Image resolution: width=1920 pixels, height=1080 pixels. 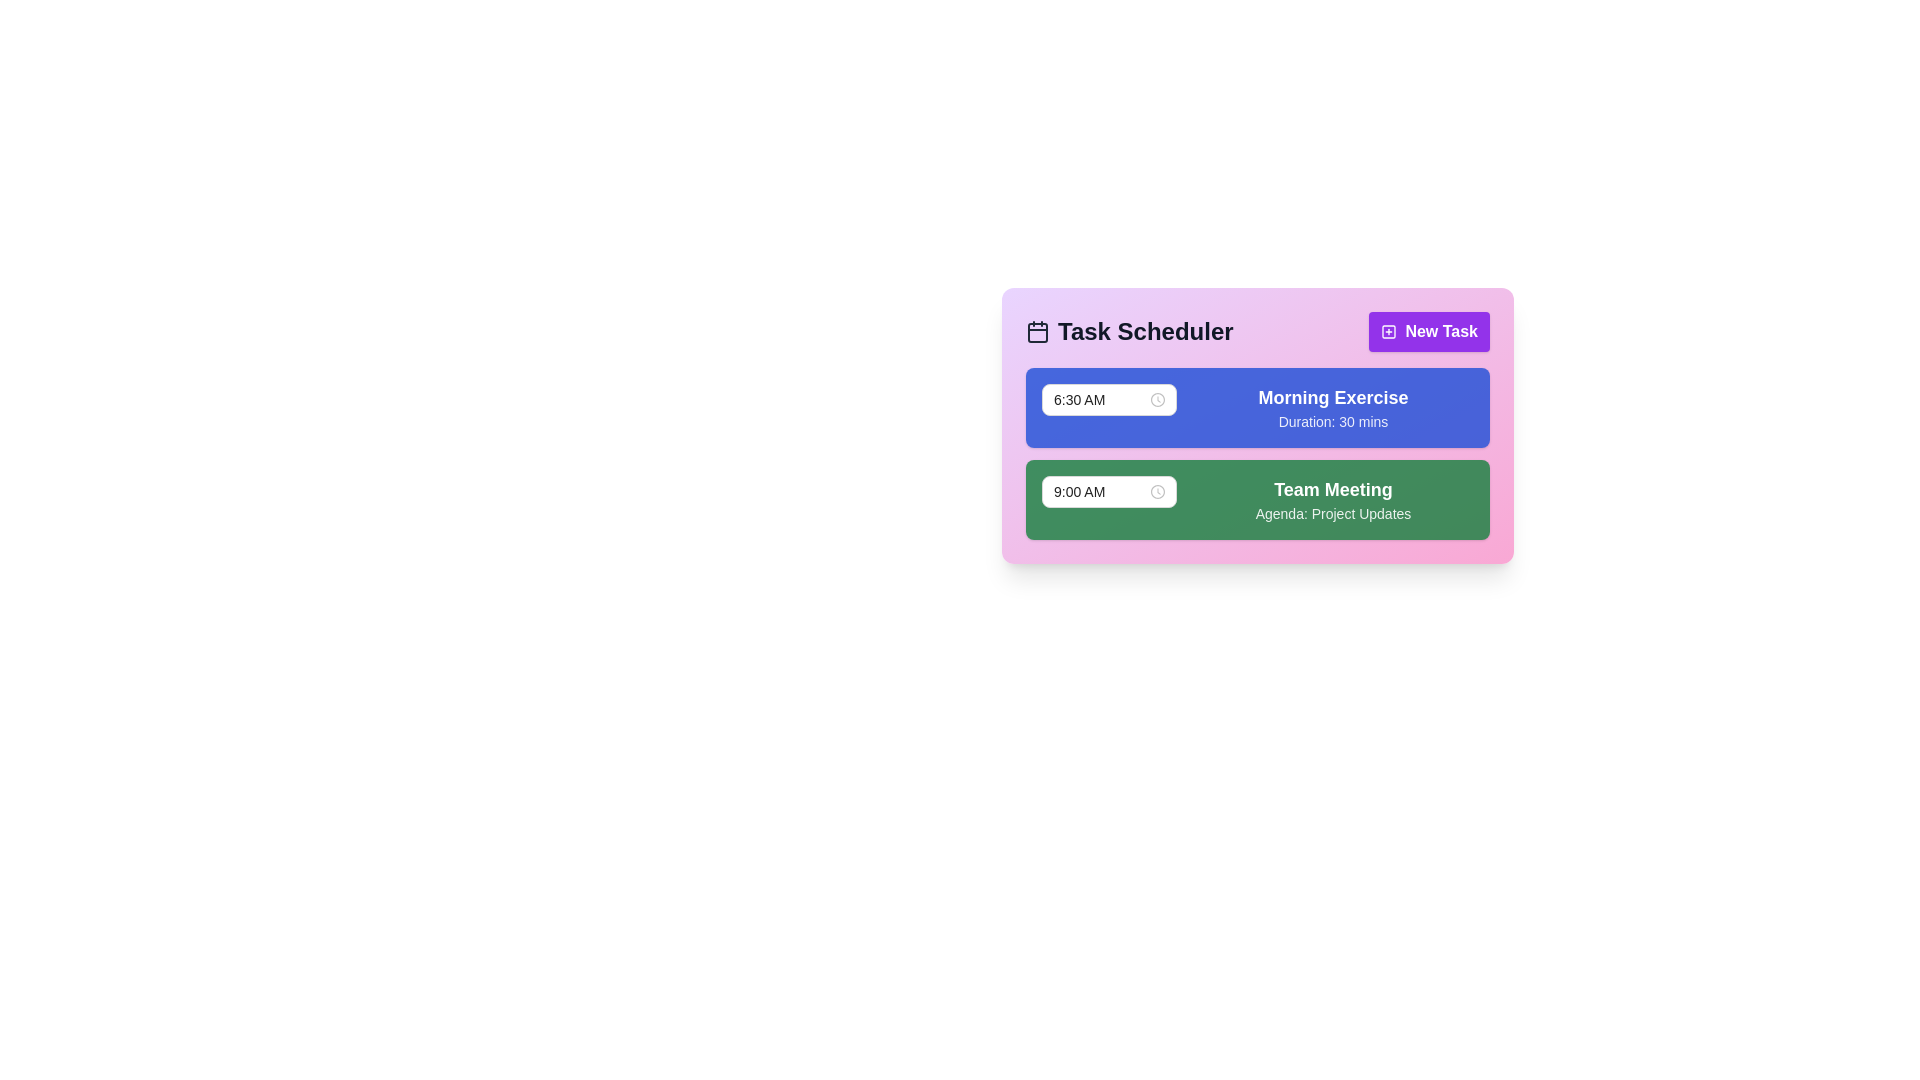 What do you see at coordinates (1388, 330) in the screenshot?
I see `the decorative or interactive icon associated with the 'New Task' functionality, located on the right side of the 'Task Scheduler' panel, aligned horizontally with the 'New Task' label` at bounding box center [1388, 330].